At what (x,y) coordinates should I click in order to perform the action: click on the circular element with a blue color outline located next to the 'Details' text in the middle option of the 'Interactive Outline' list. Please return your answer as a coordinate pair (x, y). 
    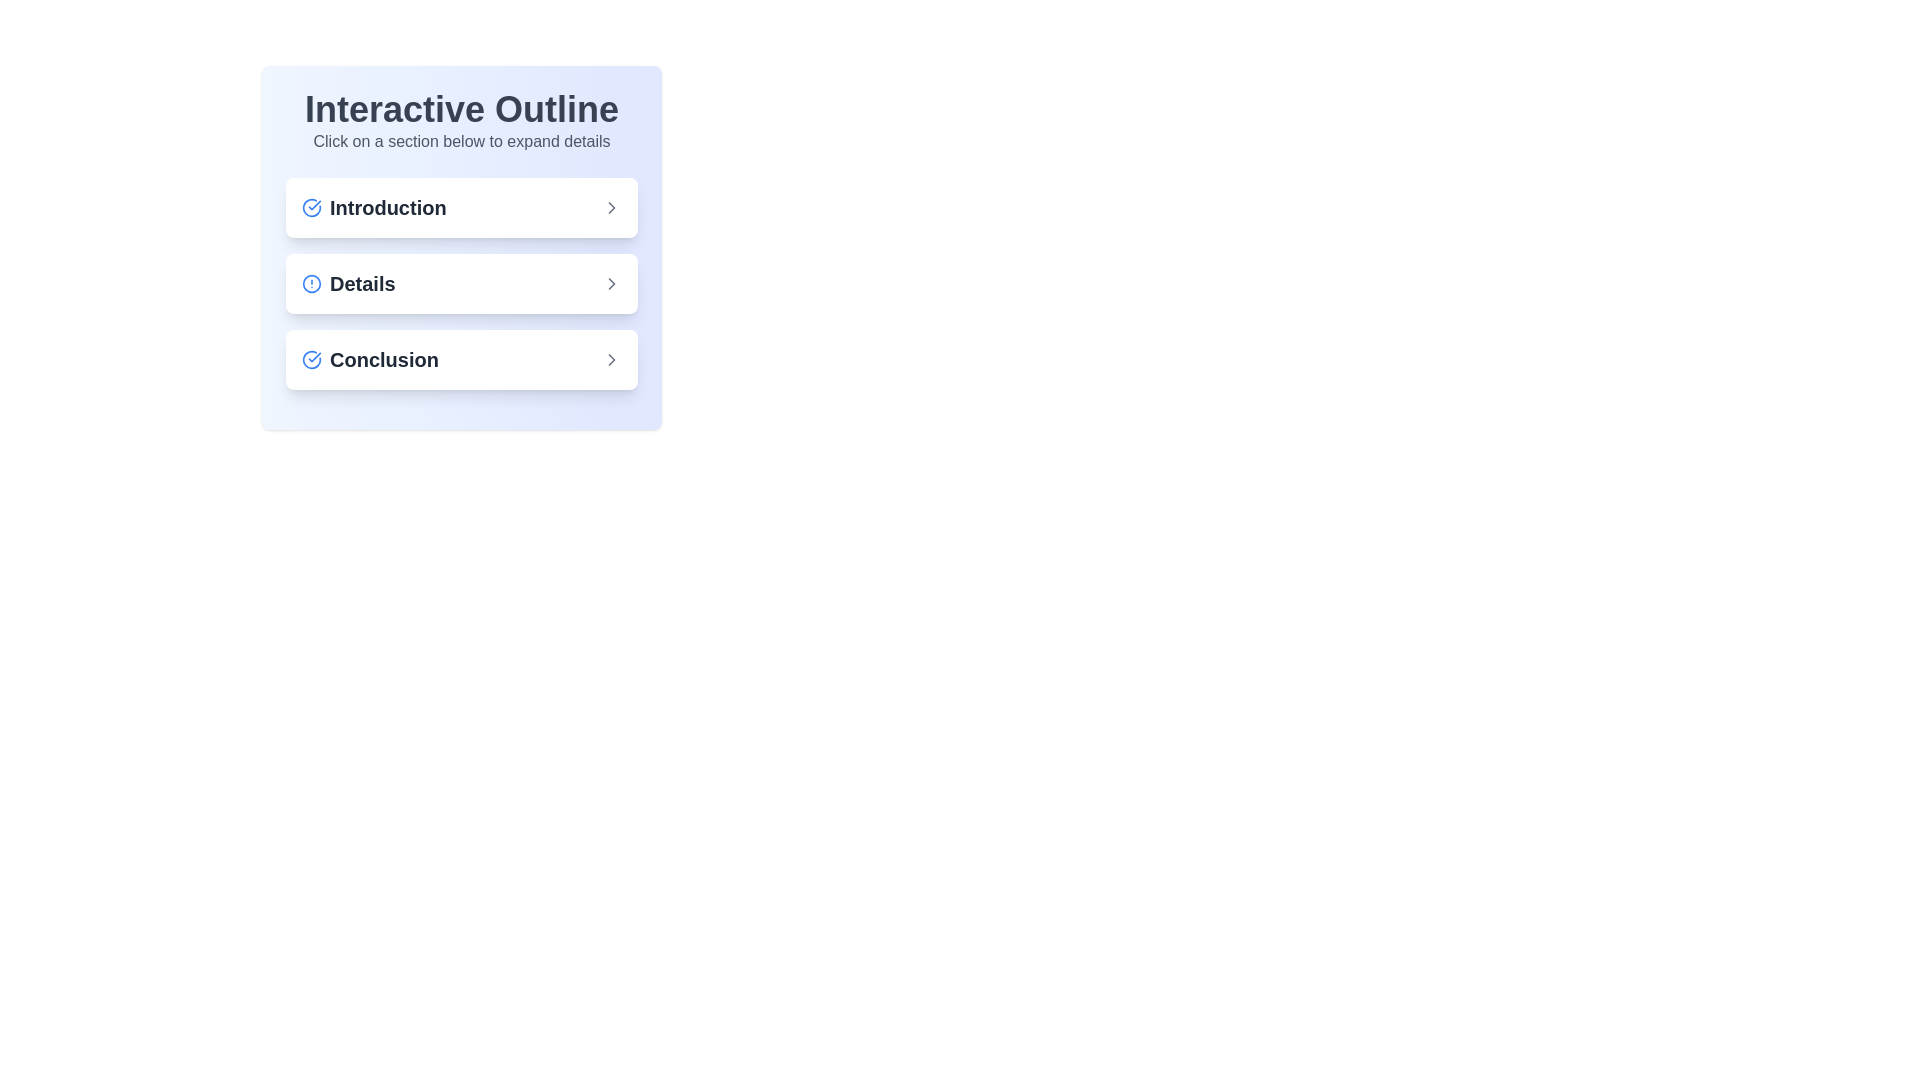
    Looking at the image, I should click on (311, 284).